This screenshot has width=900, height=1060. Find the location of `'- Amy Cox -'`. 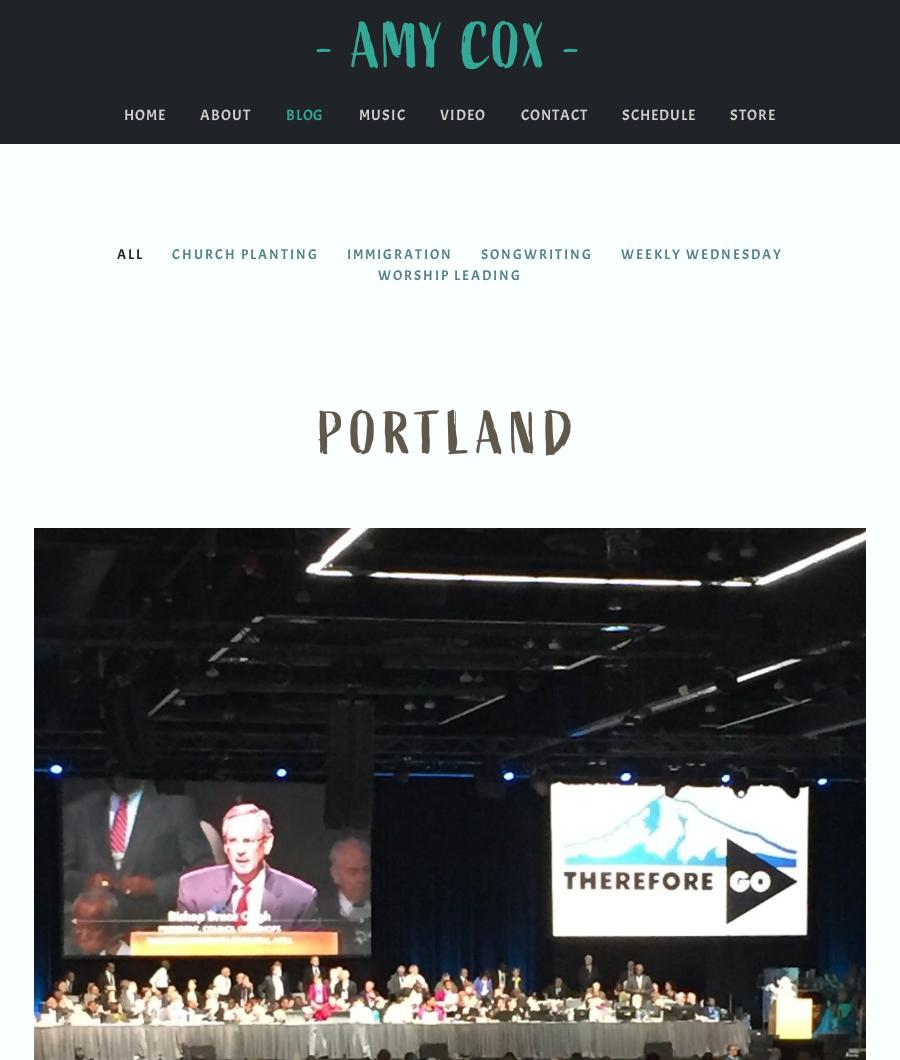

'- Amy Cox -' is located at coordinates (450, 48).